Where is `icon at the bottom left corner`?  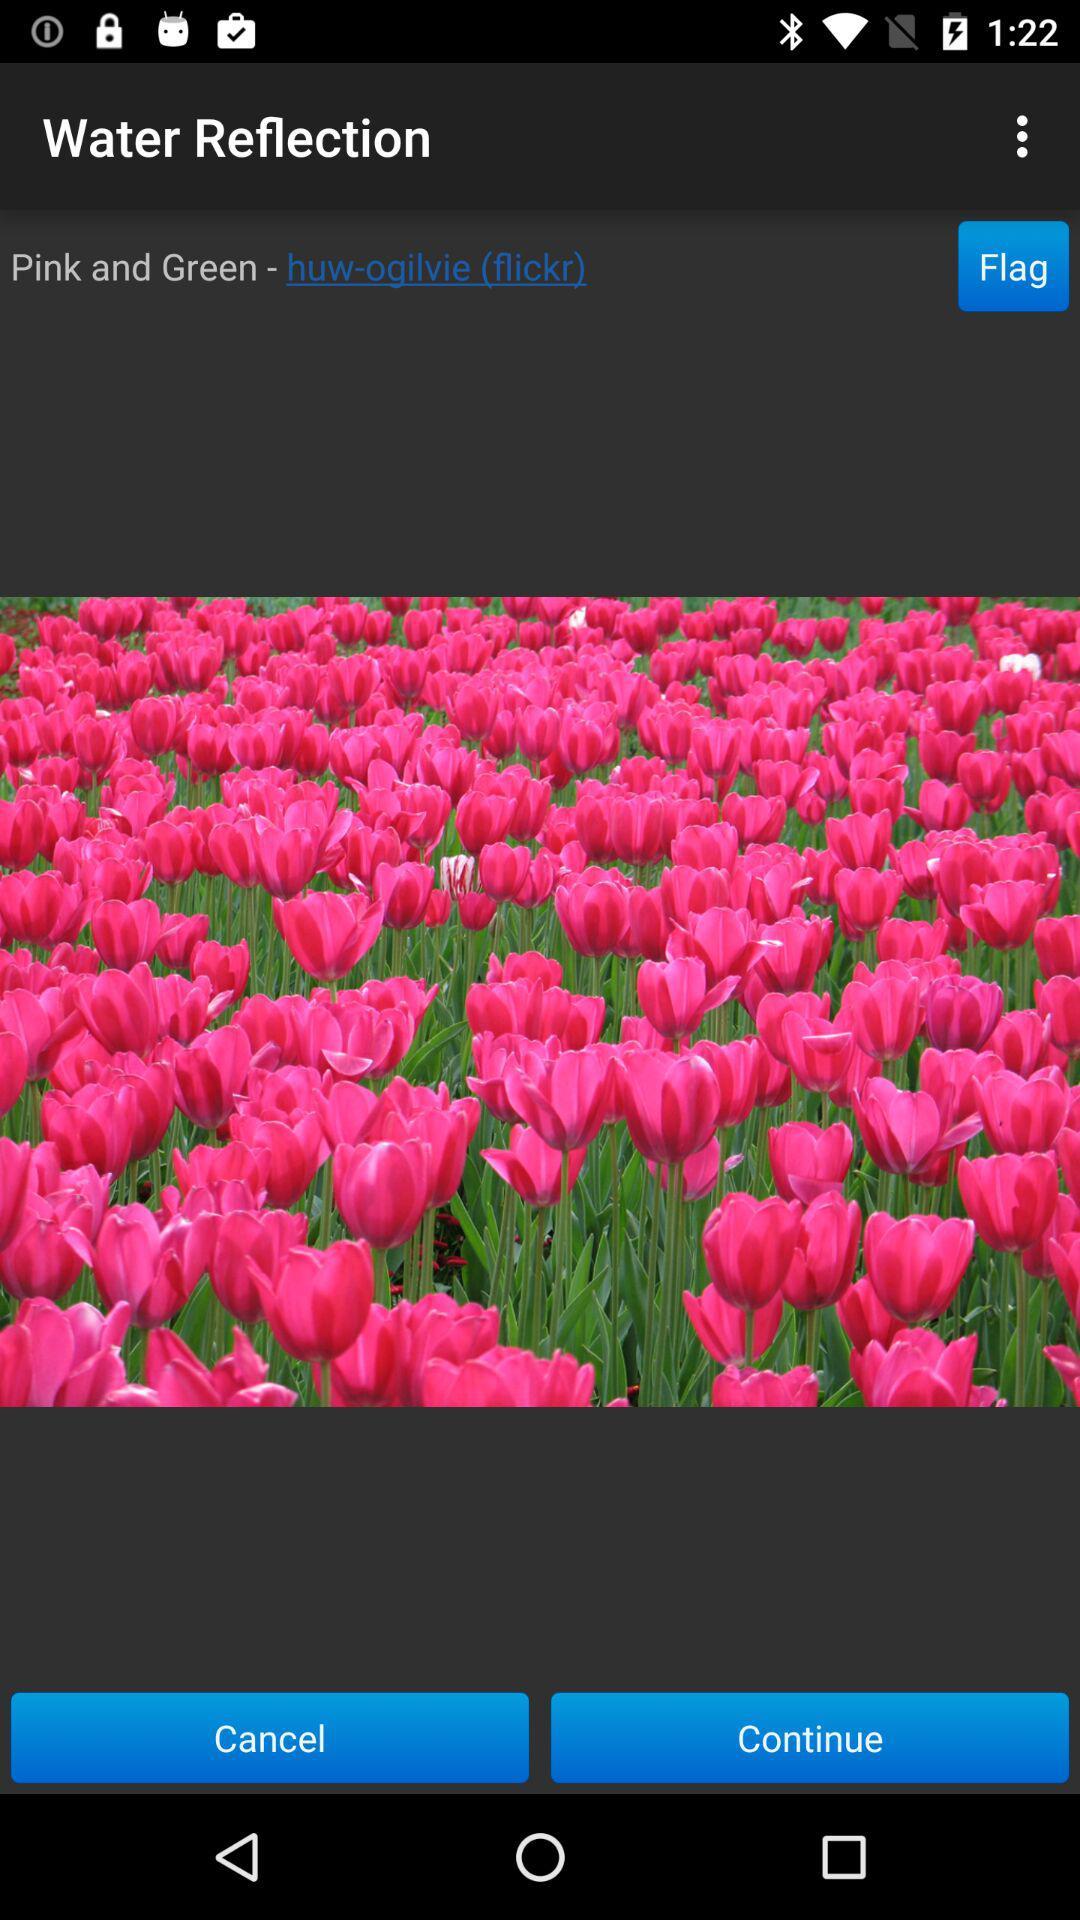
icon at the bottom left corner is located at coordinates (270, 1736).